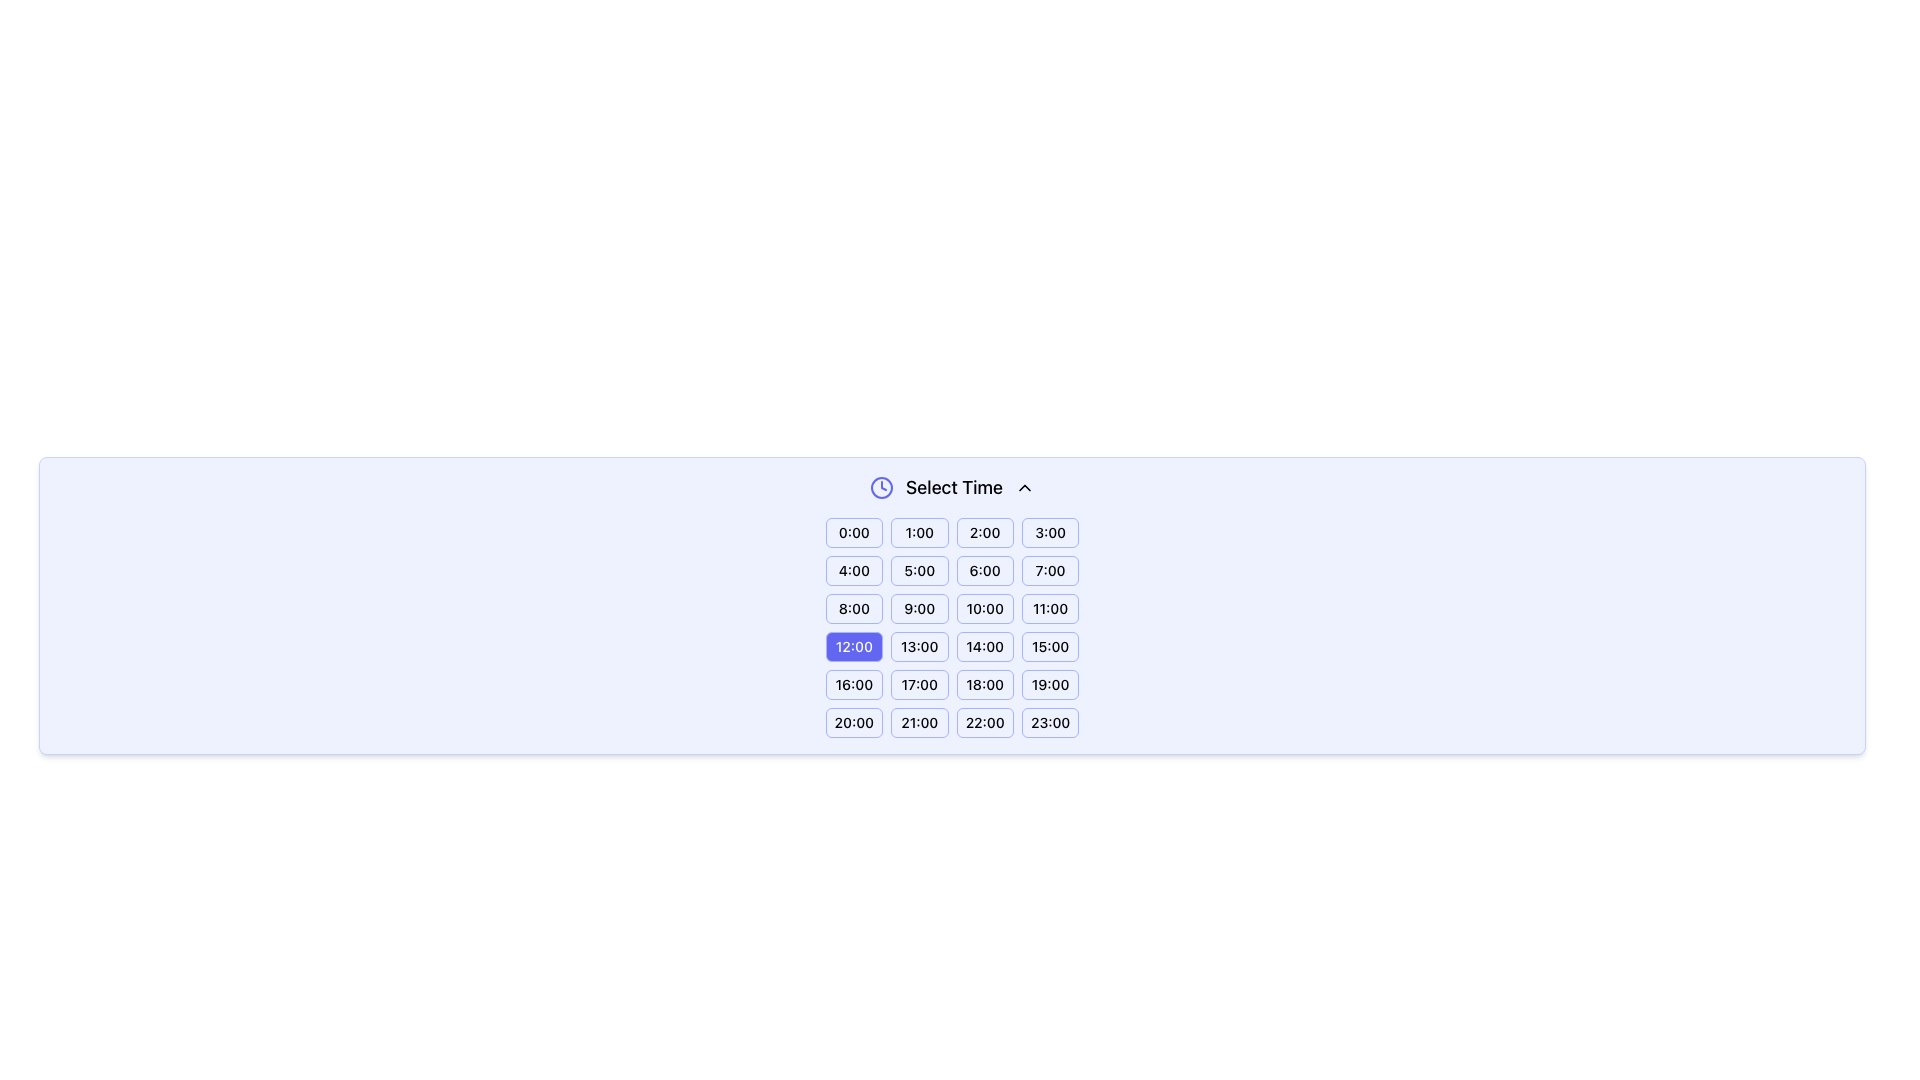 This screenshot has height=1080, width=1920. What do you see at coordinates (918, 608) in the screenshot?
I see `the '9:00' hour button in the time selection interface` at bounding box center [918, 608].